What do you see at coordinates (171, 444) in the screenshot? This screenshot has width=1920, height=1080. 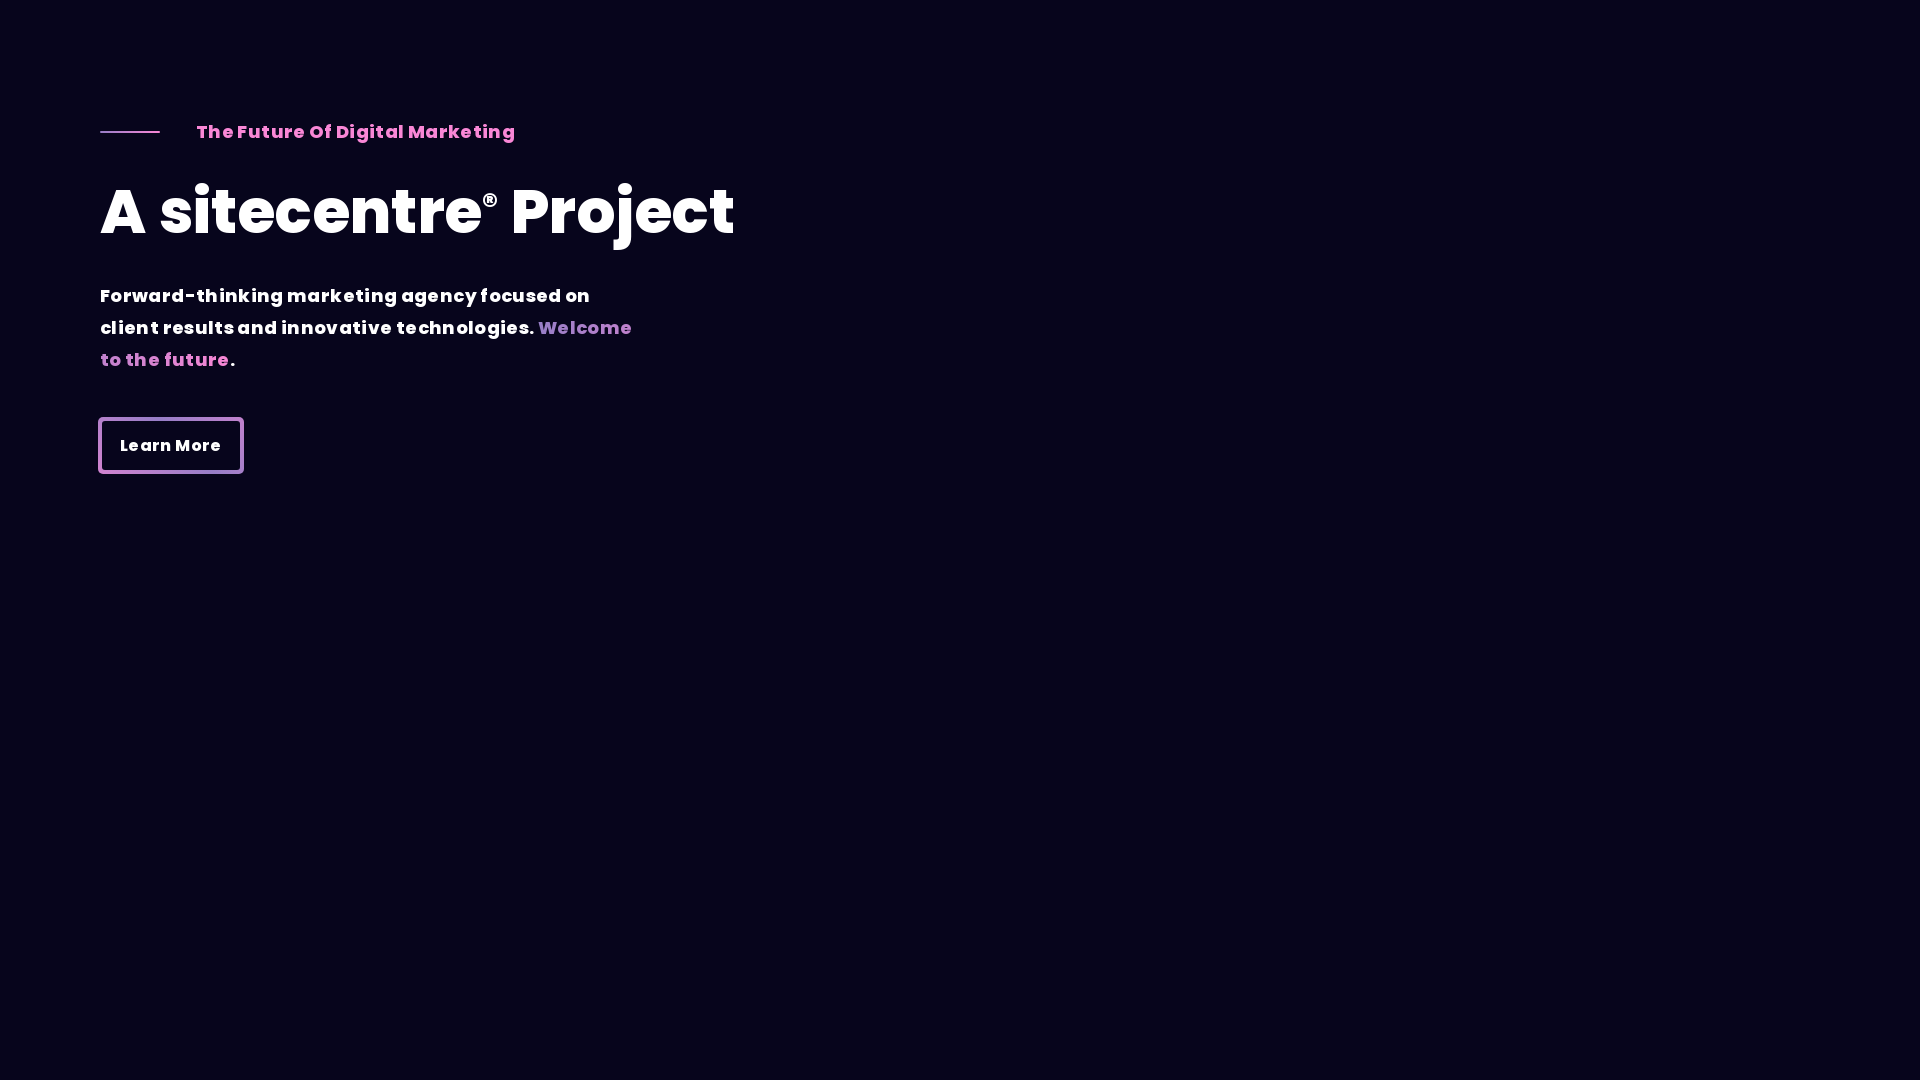 I see `'Learn More'` at bounding box center [171, 444].